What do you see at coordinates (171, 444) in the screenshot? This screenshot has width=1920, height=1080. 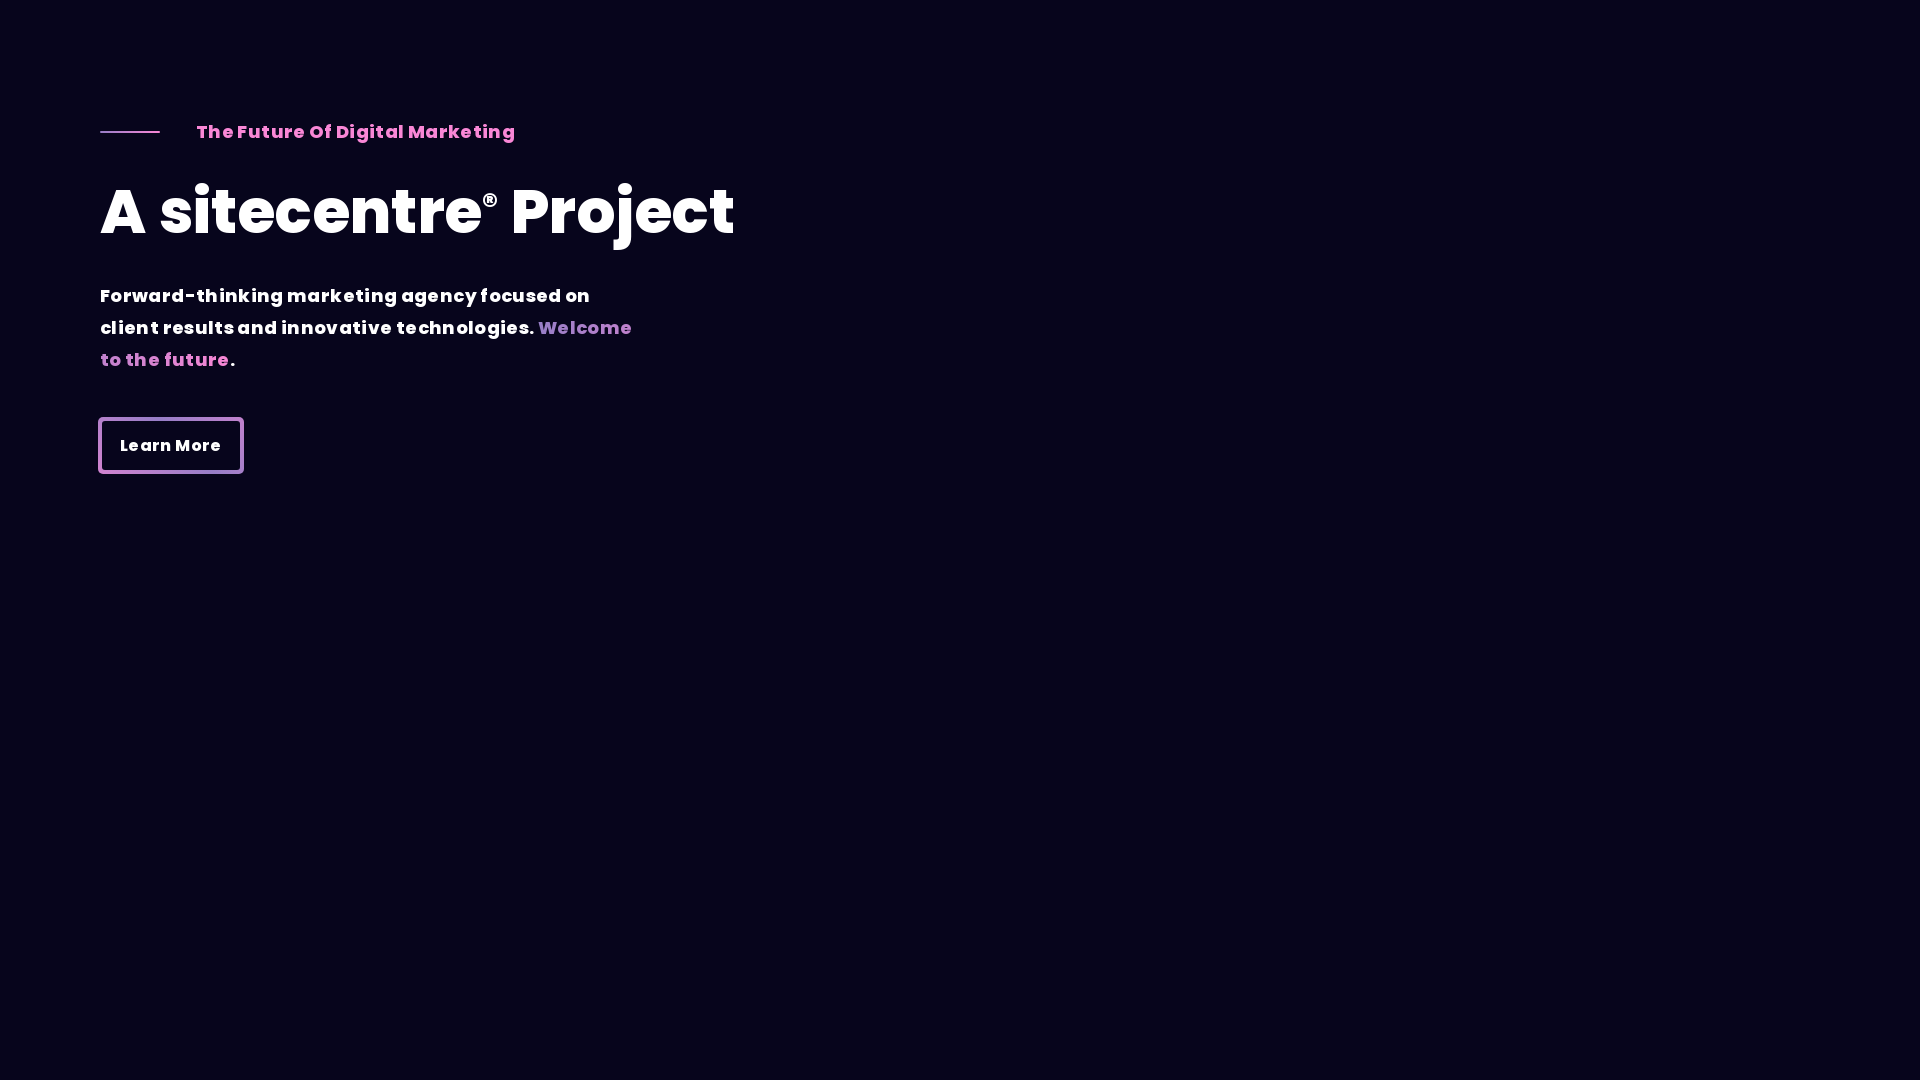 I see `'Learn More'` at bounding box center [171, 444].